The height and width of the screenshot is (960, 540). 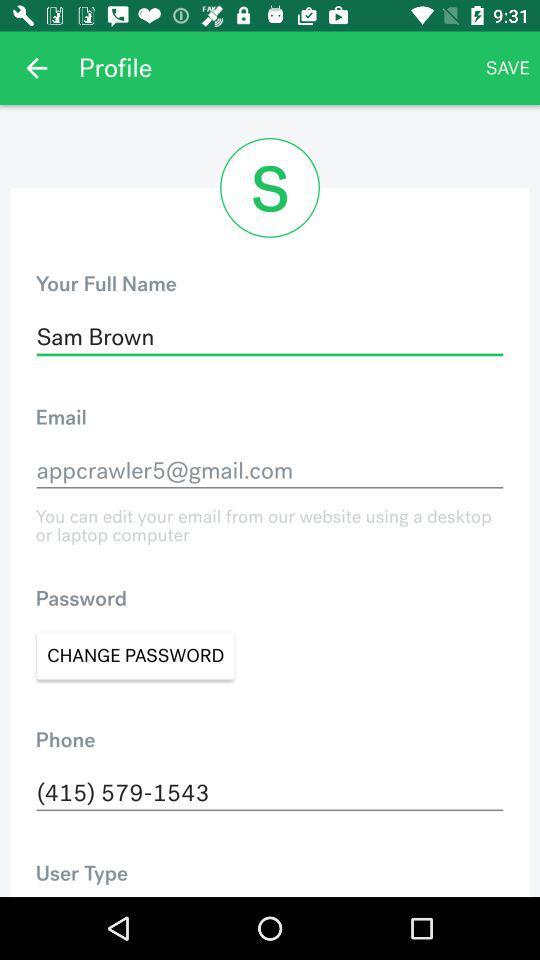 I want to click on (415) 579-1543, so click(x=270, y=793).